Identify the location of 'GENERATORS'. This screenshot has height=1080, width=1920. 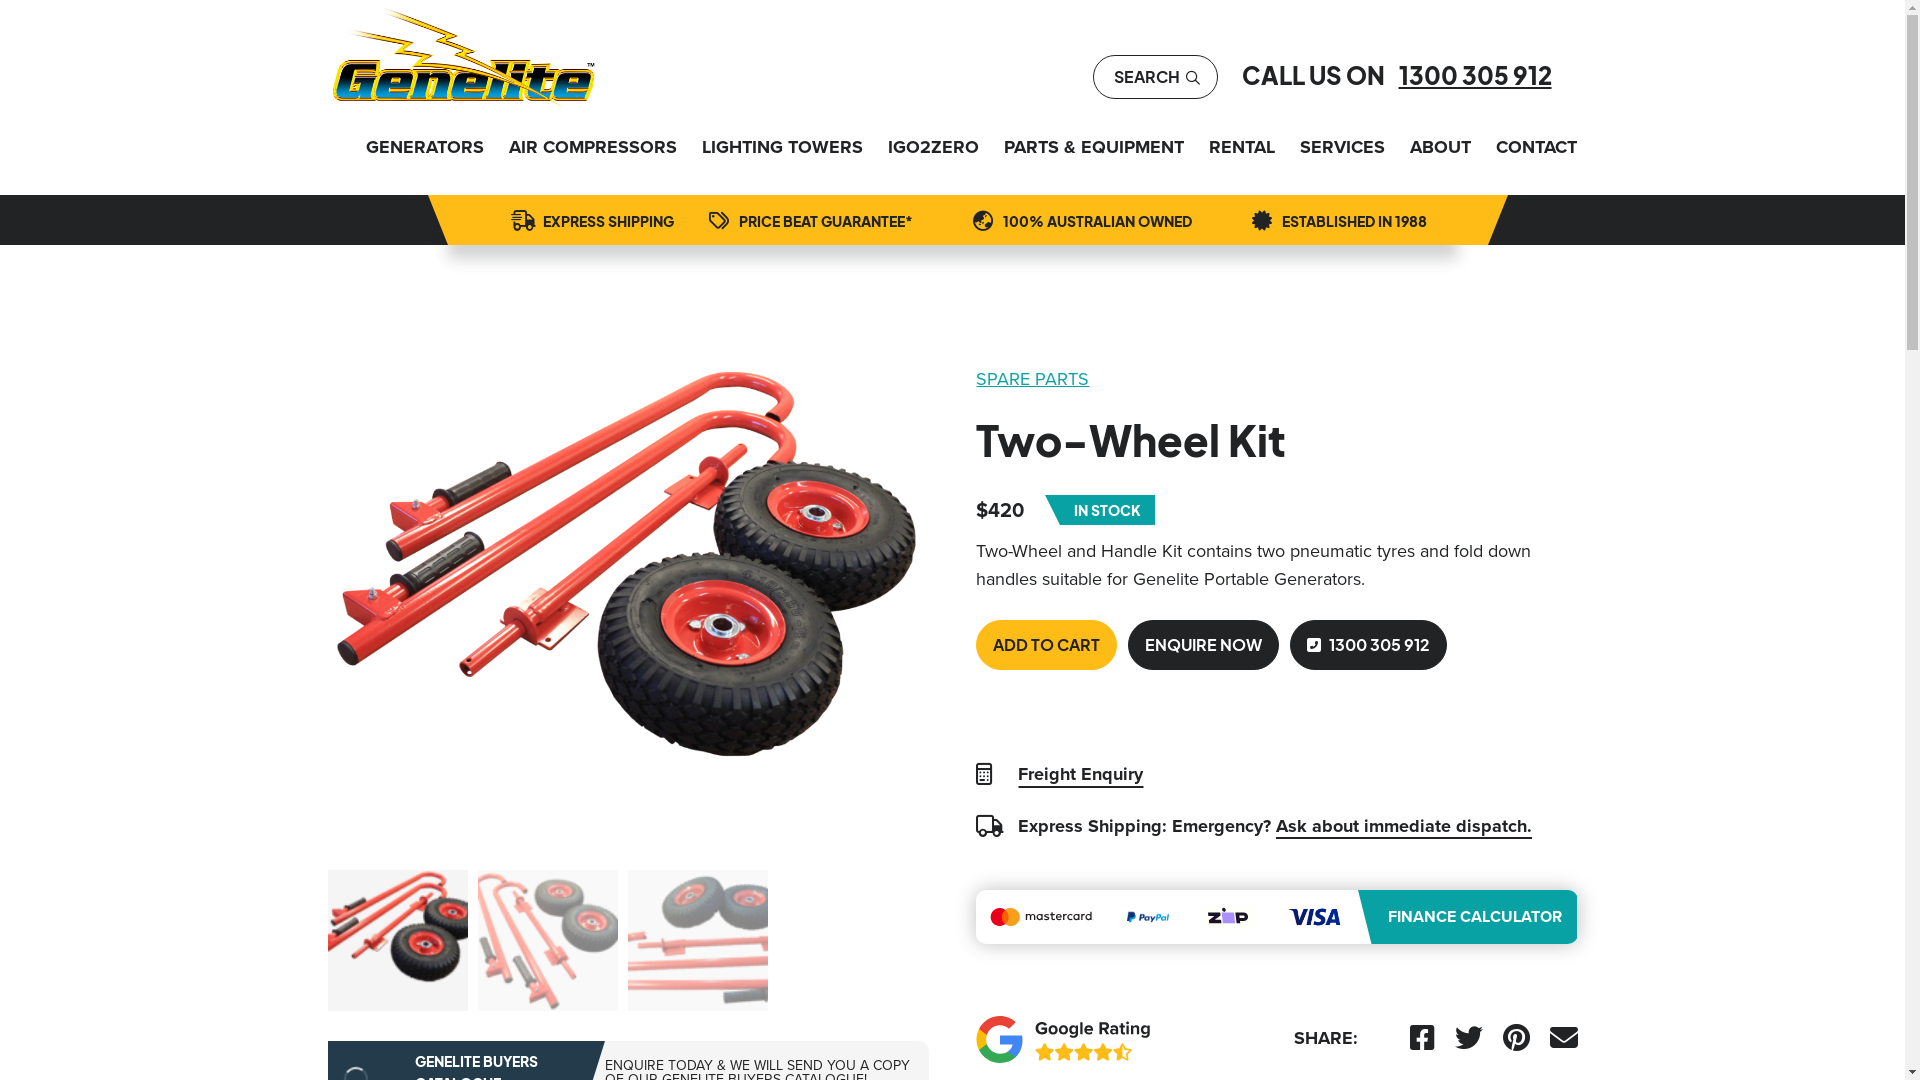
(424, 145).